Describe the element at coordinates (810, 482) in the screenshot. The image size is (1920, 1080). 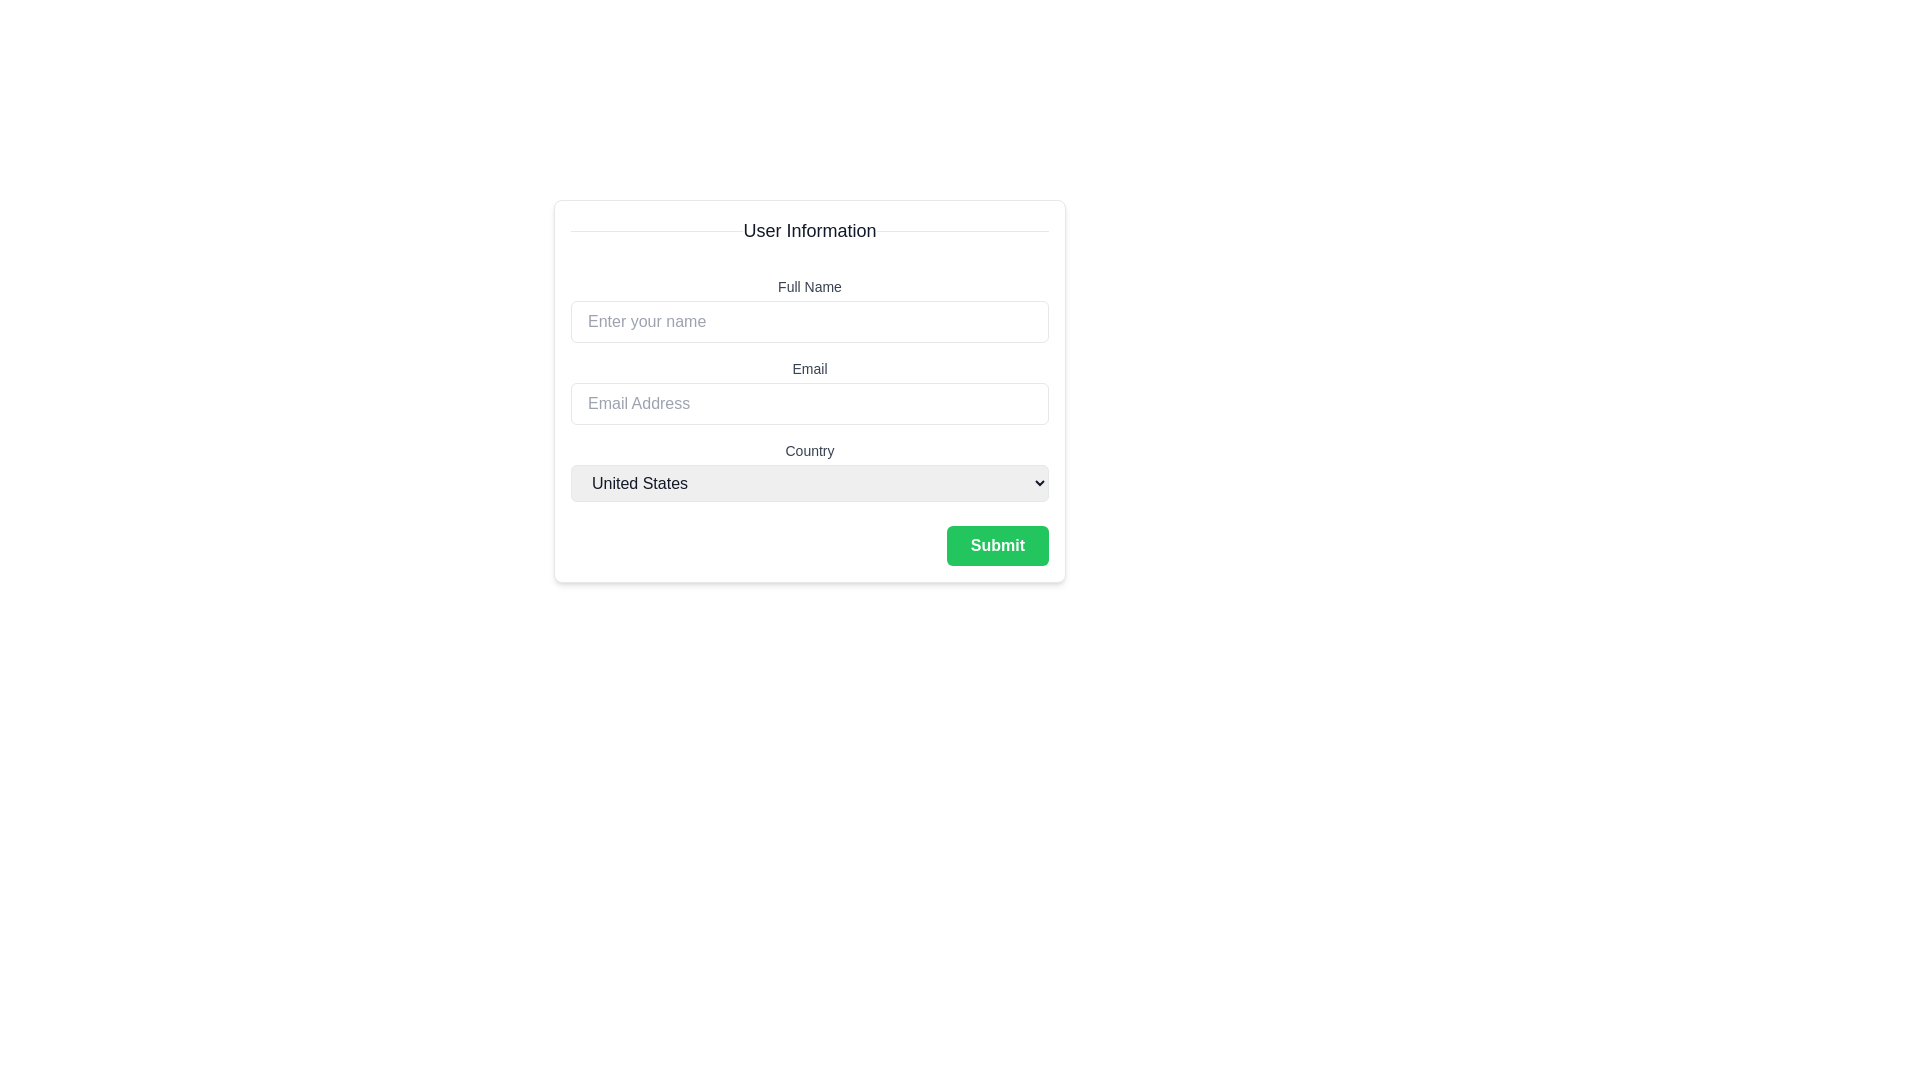
I see `the dropdown menu labeled 'Country' that displays 'United States'` at that location.